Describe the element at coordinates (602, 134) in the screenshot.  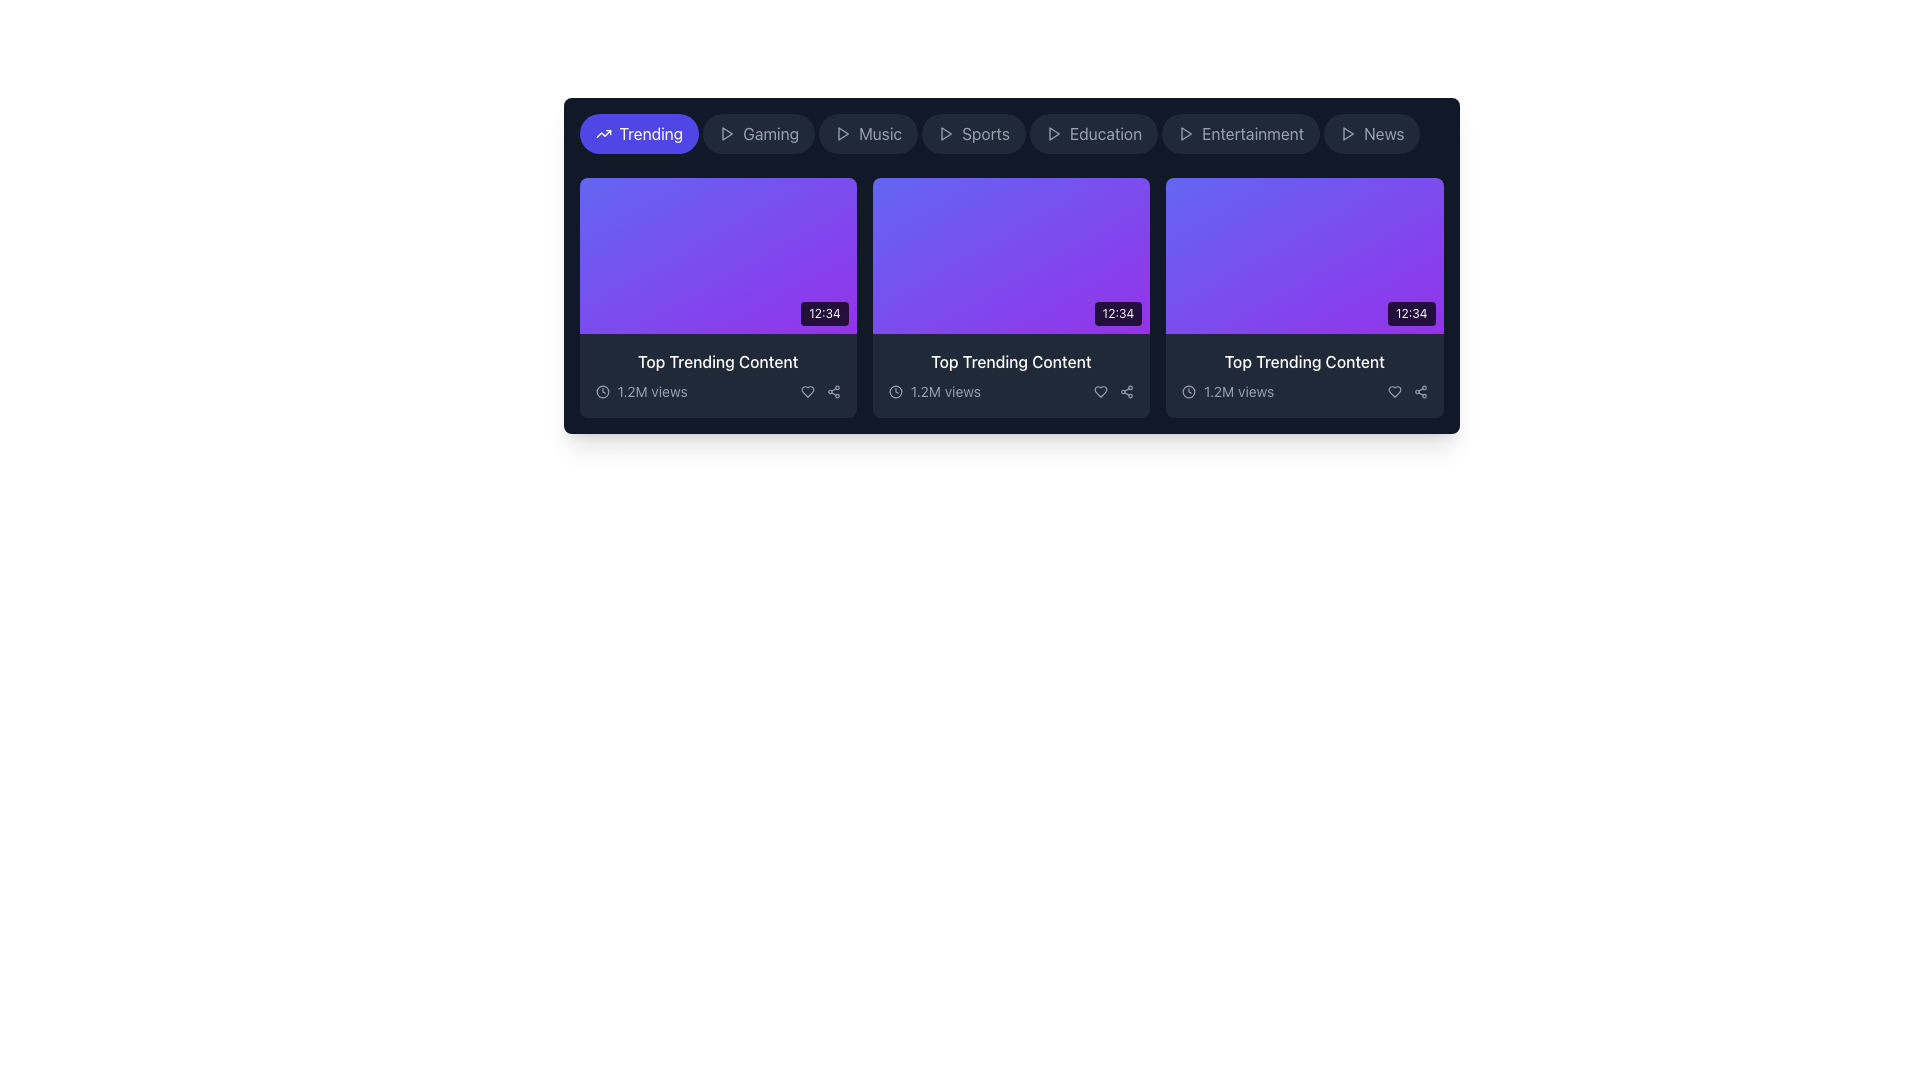
I see `the graphic icon representing an upward trend located to the left of the 'Trending' text in the horizontal menu bar at the top of the interface` at that location.